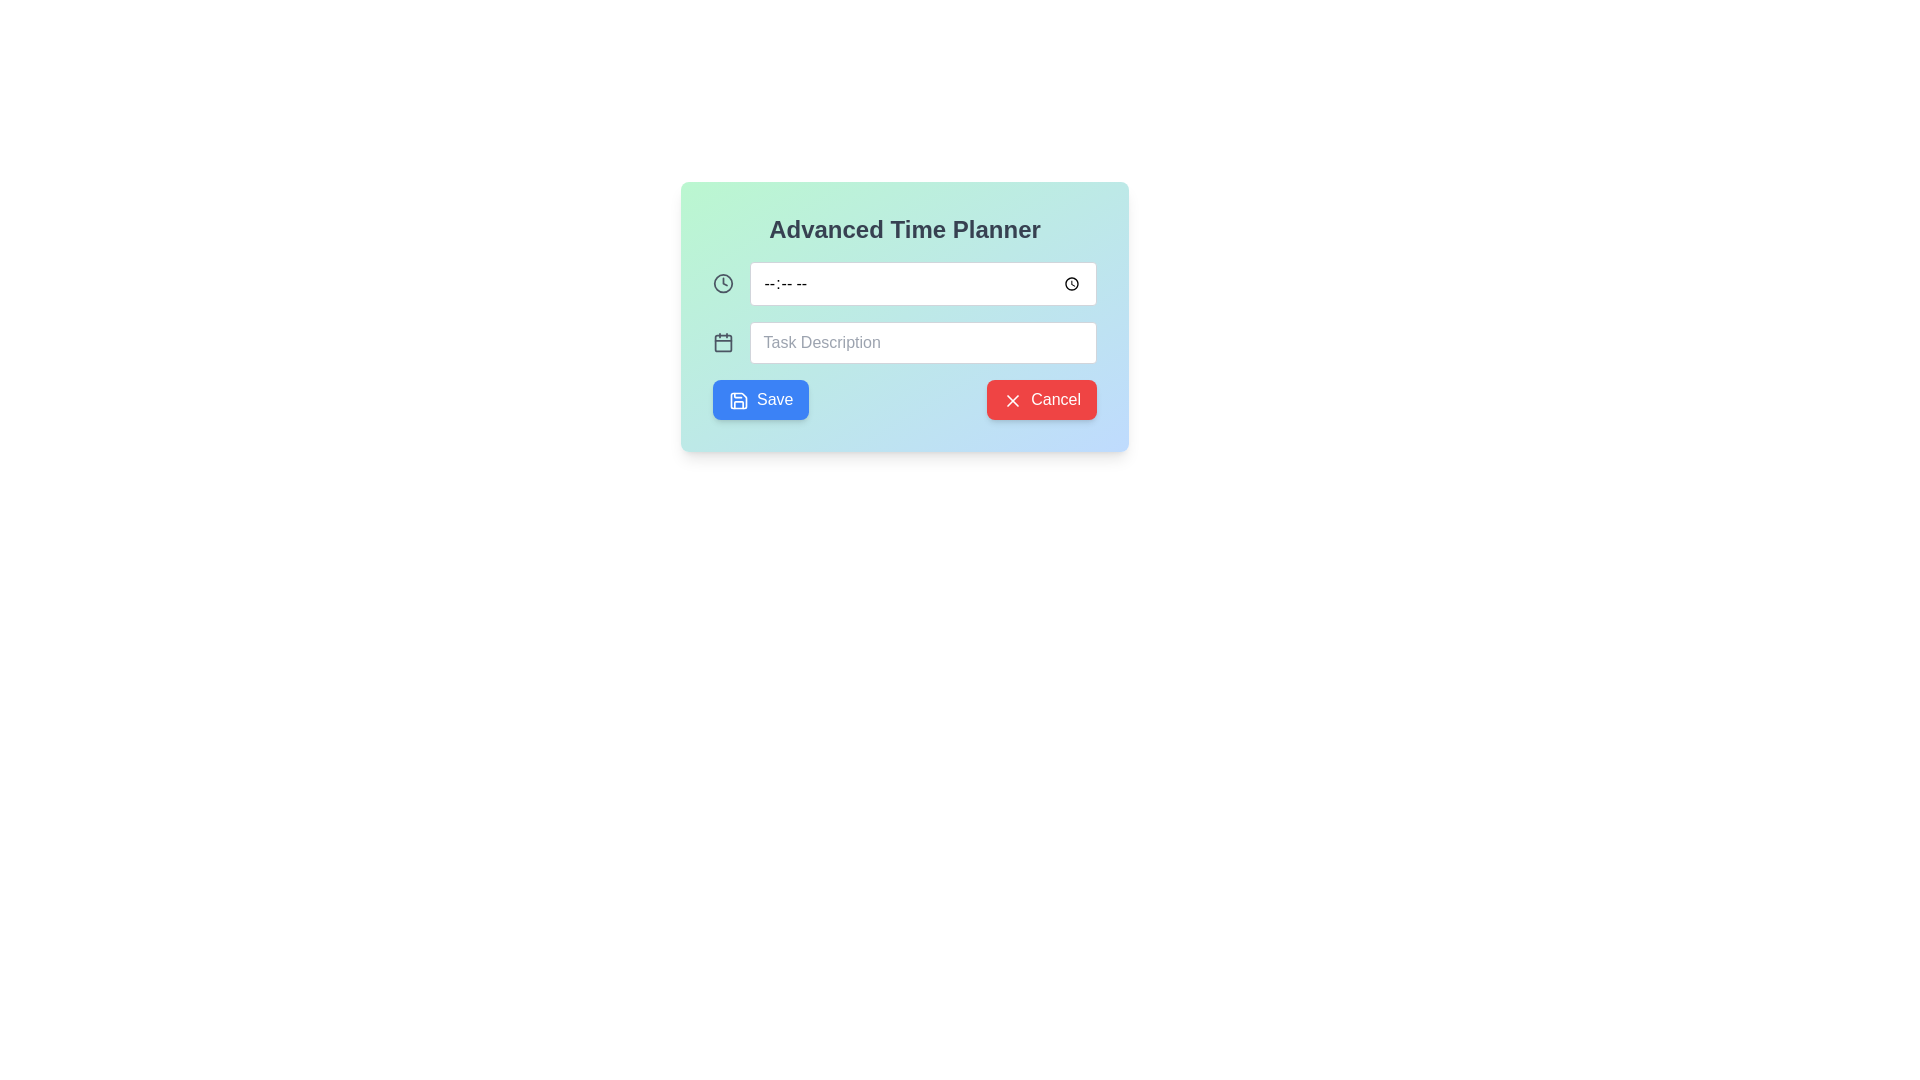 This screenshot has height=1080, width=1920. I want to click on the blue 'Save' button containing the minimalist white floppy disk icon, so click(738, 400).